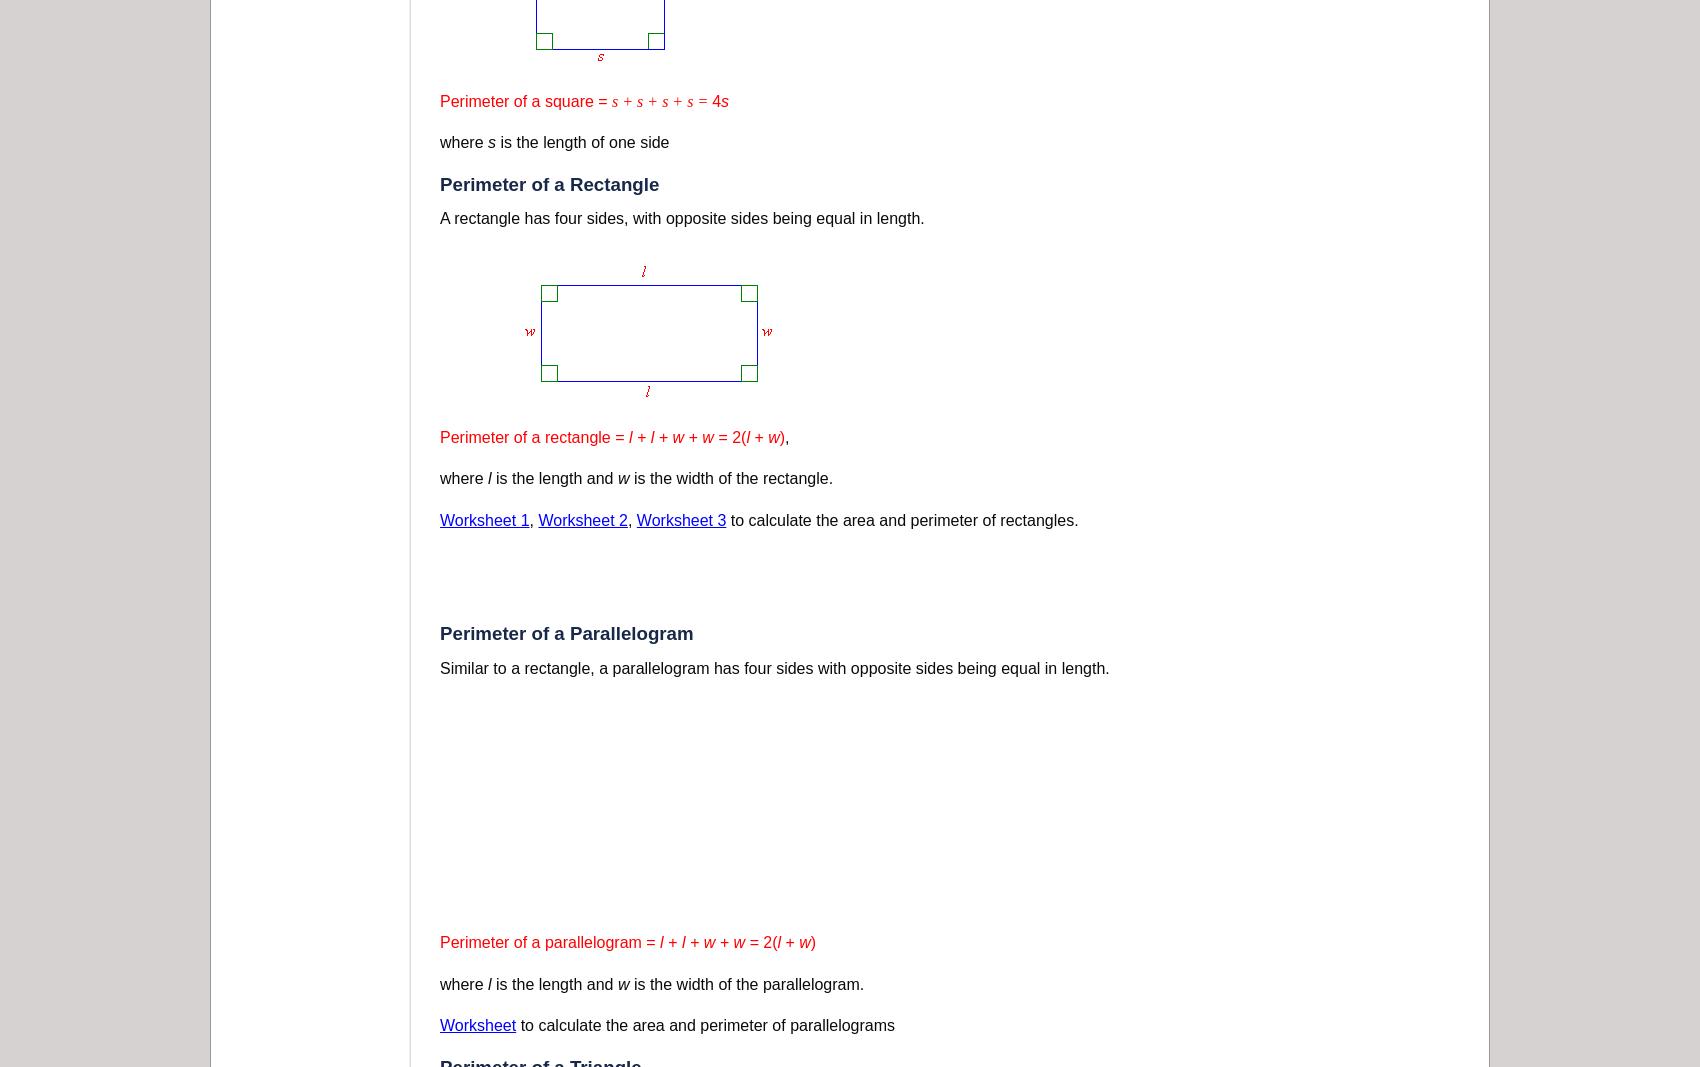 The image size is (1700, 1067). I want to click on 'Worksheet 3', so click(681, 518).